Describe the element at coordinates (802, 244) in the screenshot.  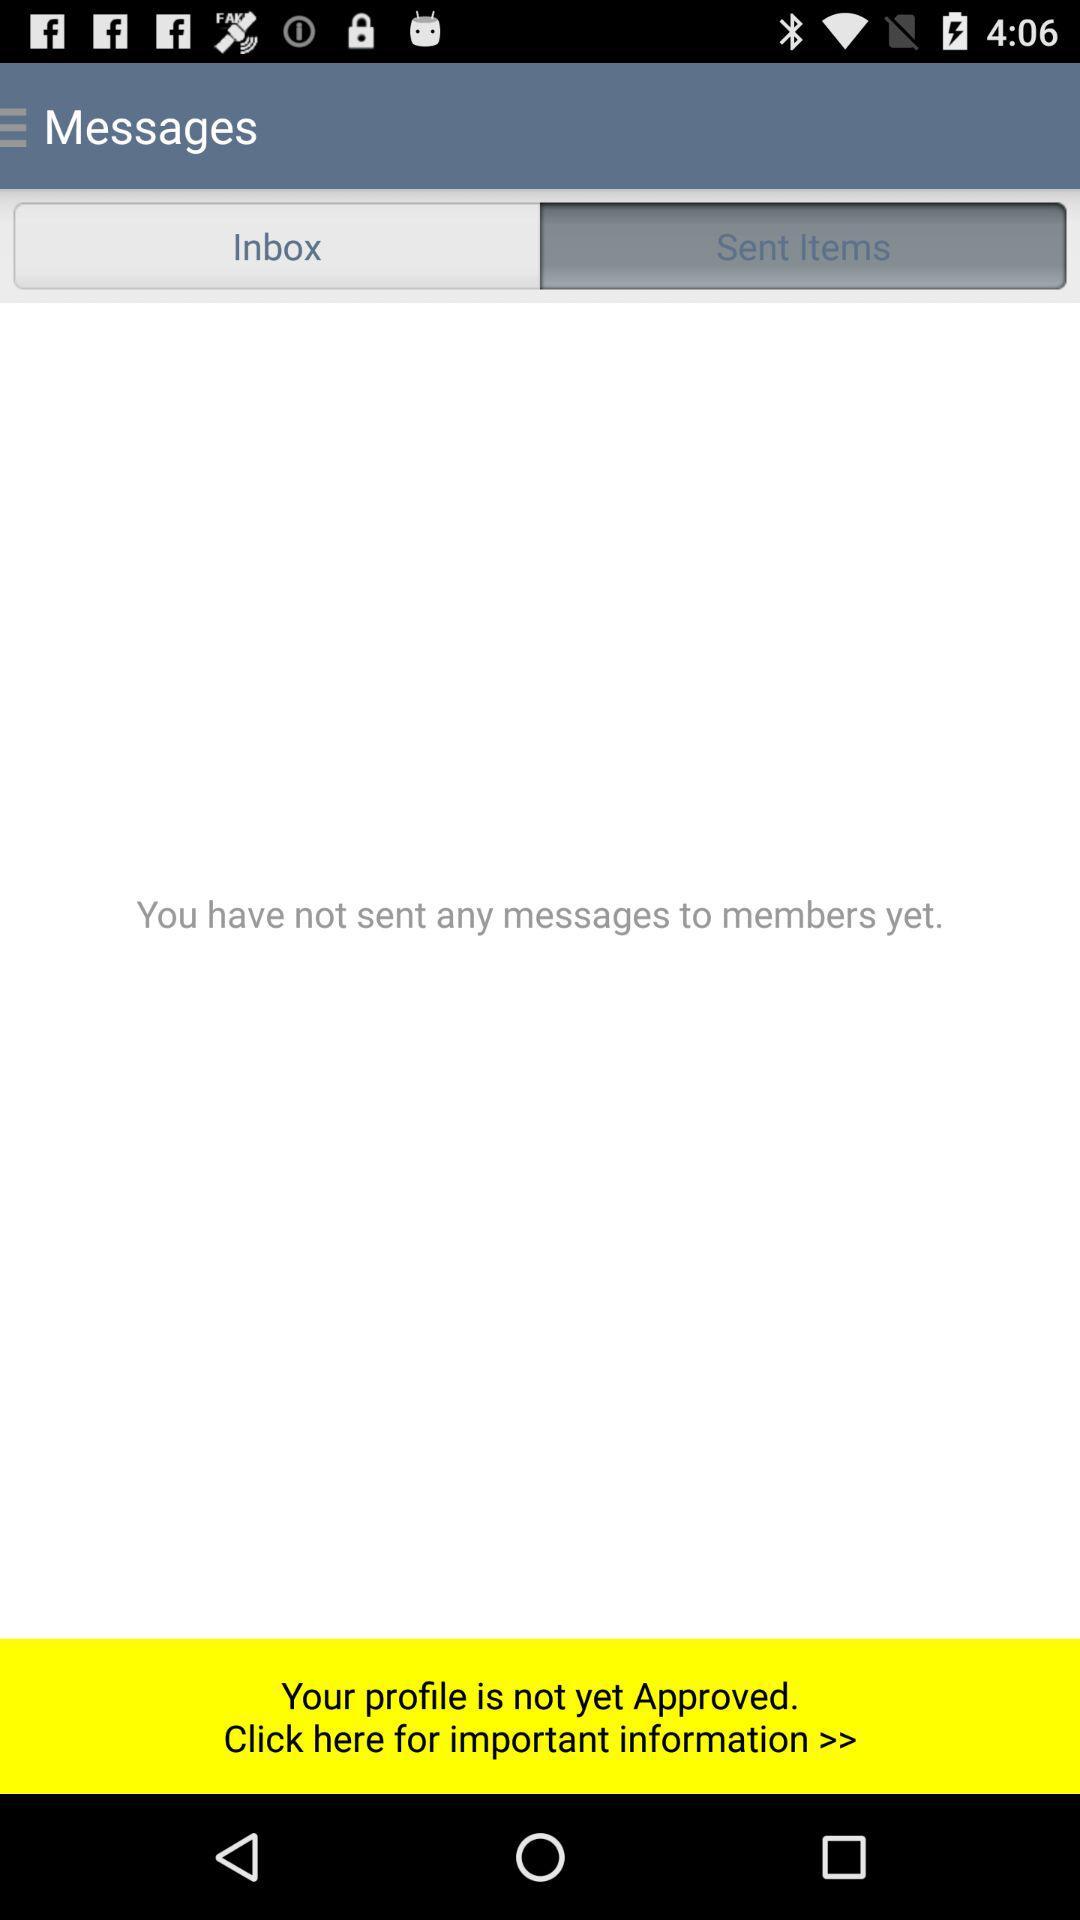
I see `item next to inbox icon` at that location.